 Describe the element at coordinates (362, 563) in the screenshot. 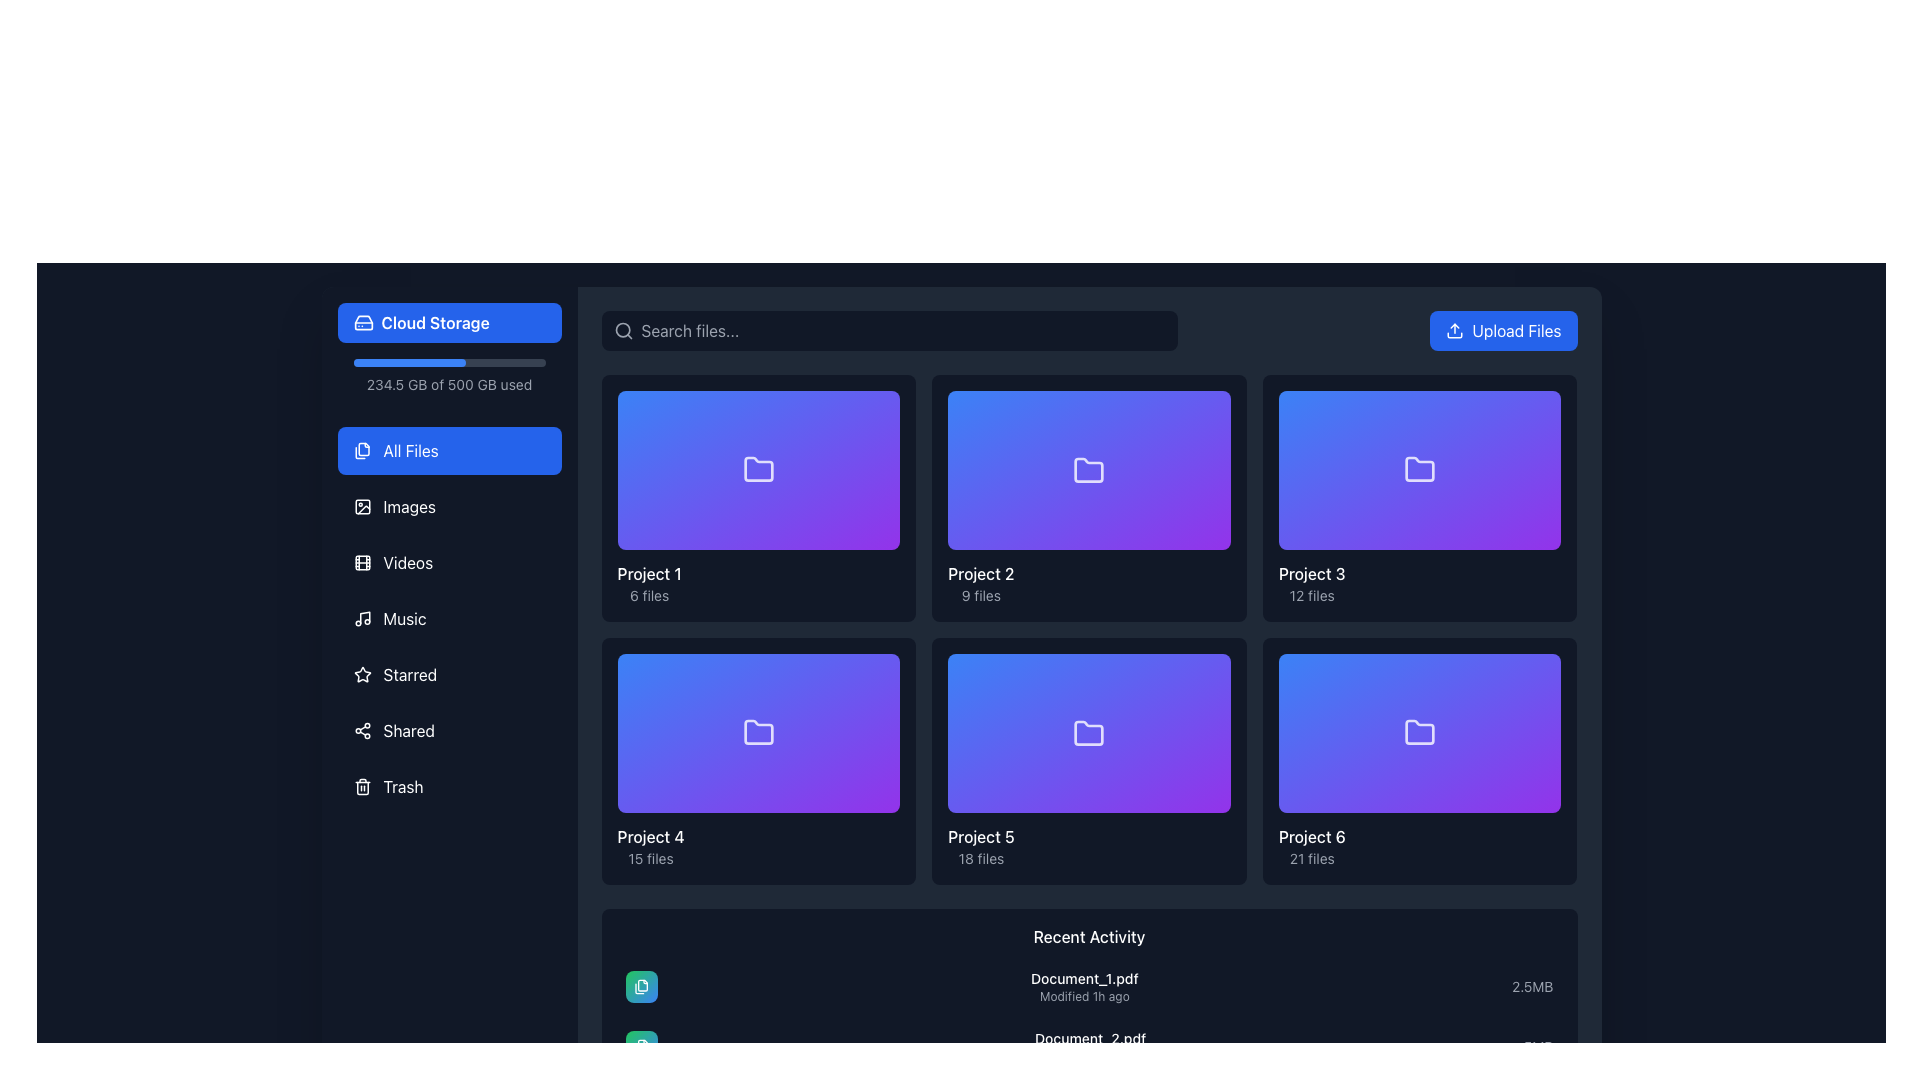

I see `the small rectangular frame with slightly rounded corners, which is part of an SVG icon resembling a film frame in the sidebar options` at that location.